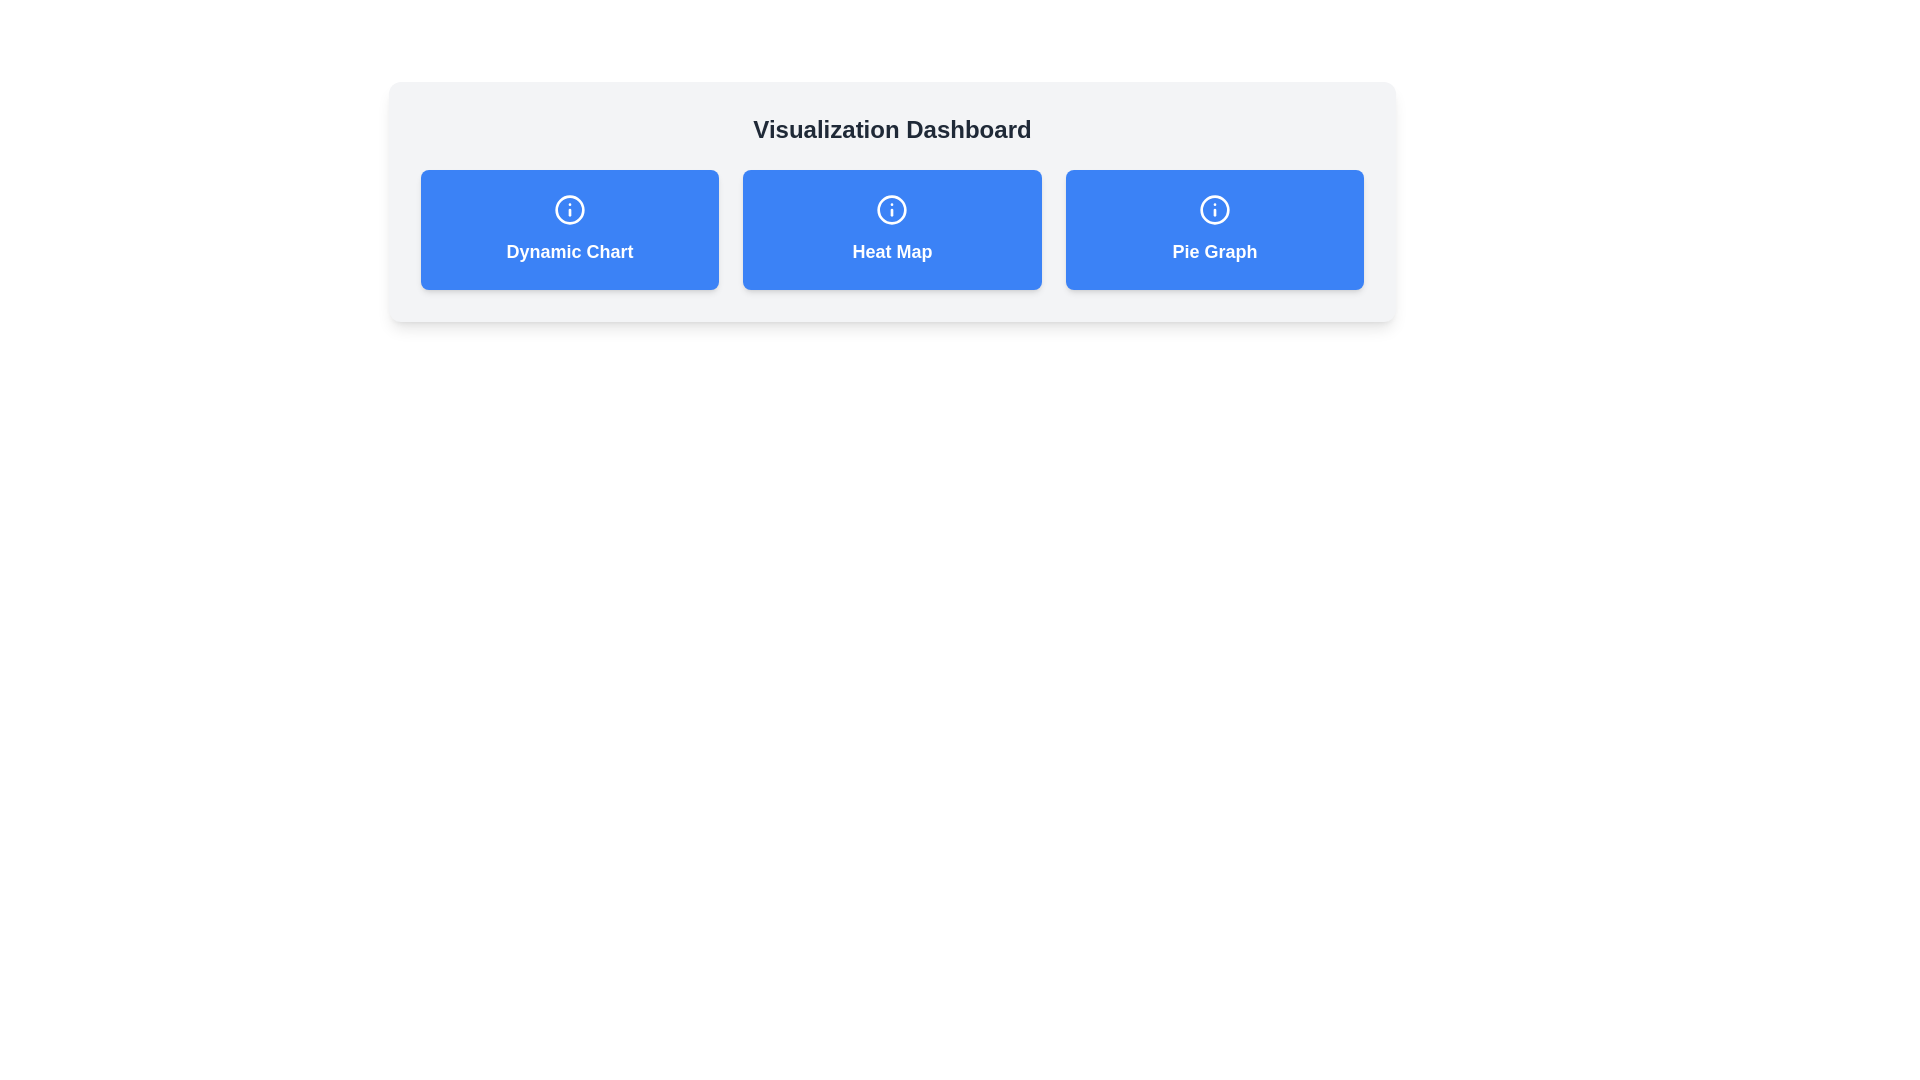 The image size is (1920, 1080). I want to click on the information icon located in the top section of the blue rectangular card titled 'Dynamic Chart' for more information, so click(569, 209).